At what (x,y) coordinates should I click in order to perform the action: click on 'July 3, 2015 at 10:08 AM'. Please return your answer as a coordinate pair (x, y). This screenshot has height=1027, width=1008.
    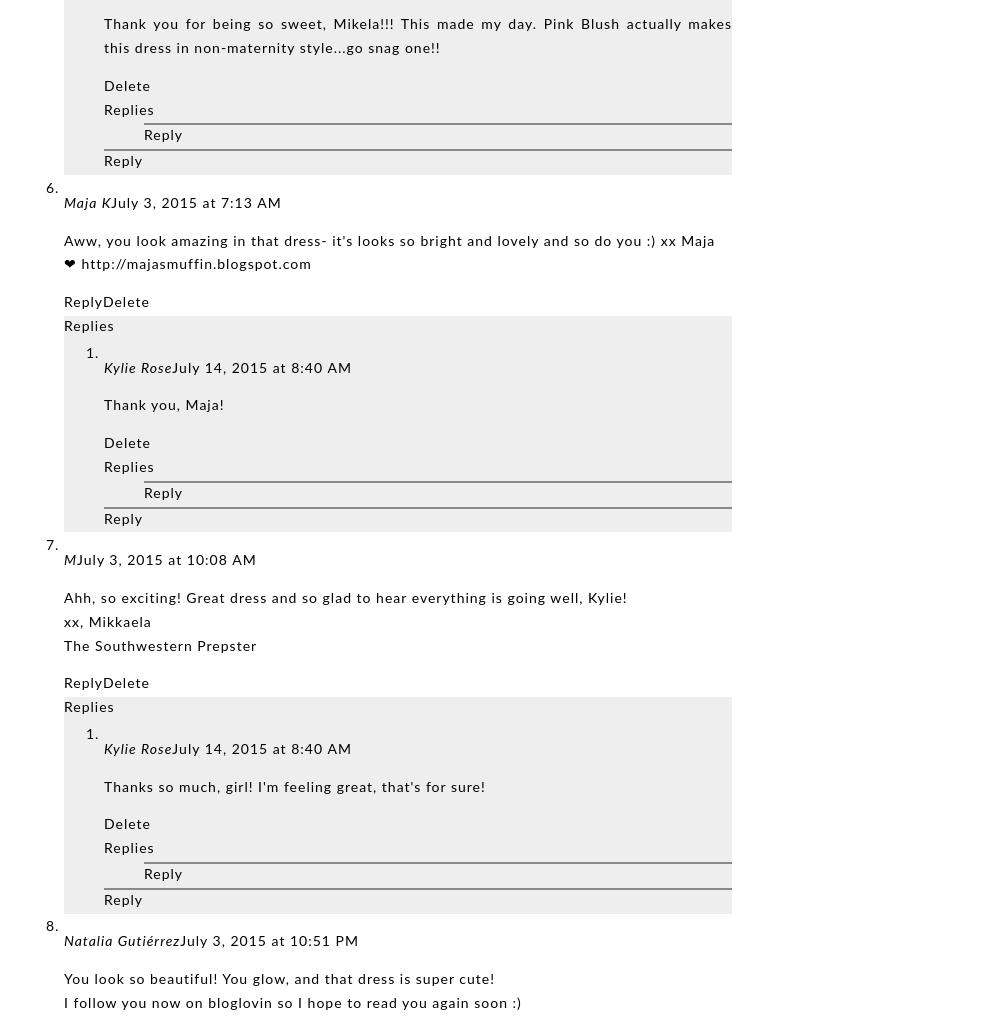
    Looking at the image, I should click on (166, 560).